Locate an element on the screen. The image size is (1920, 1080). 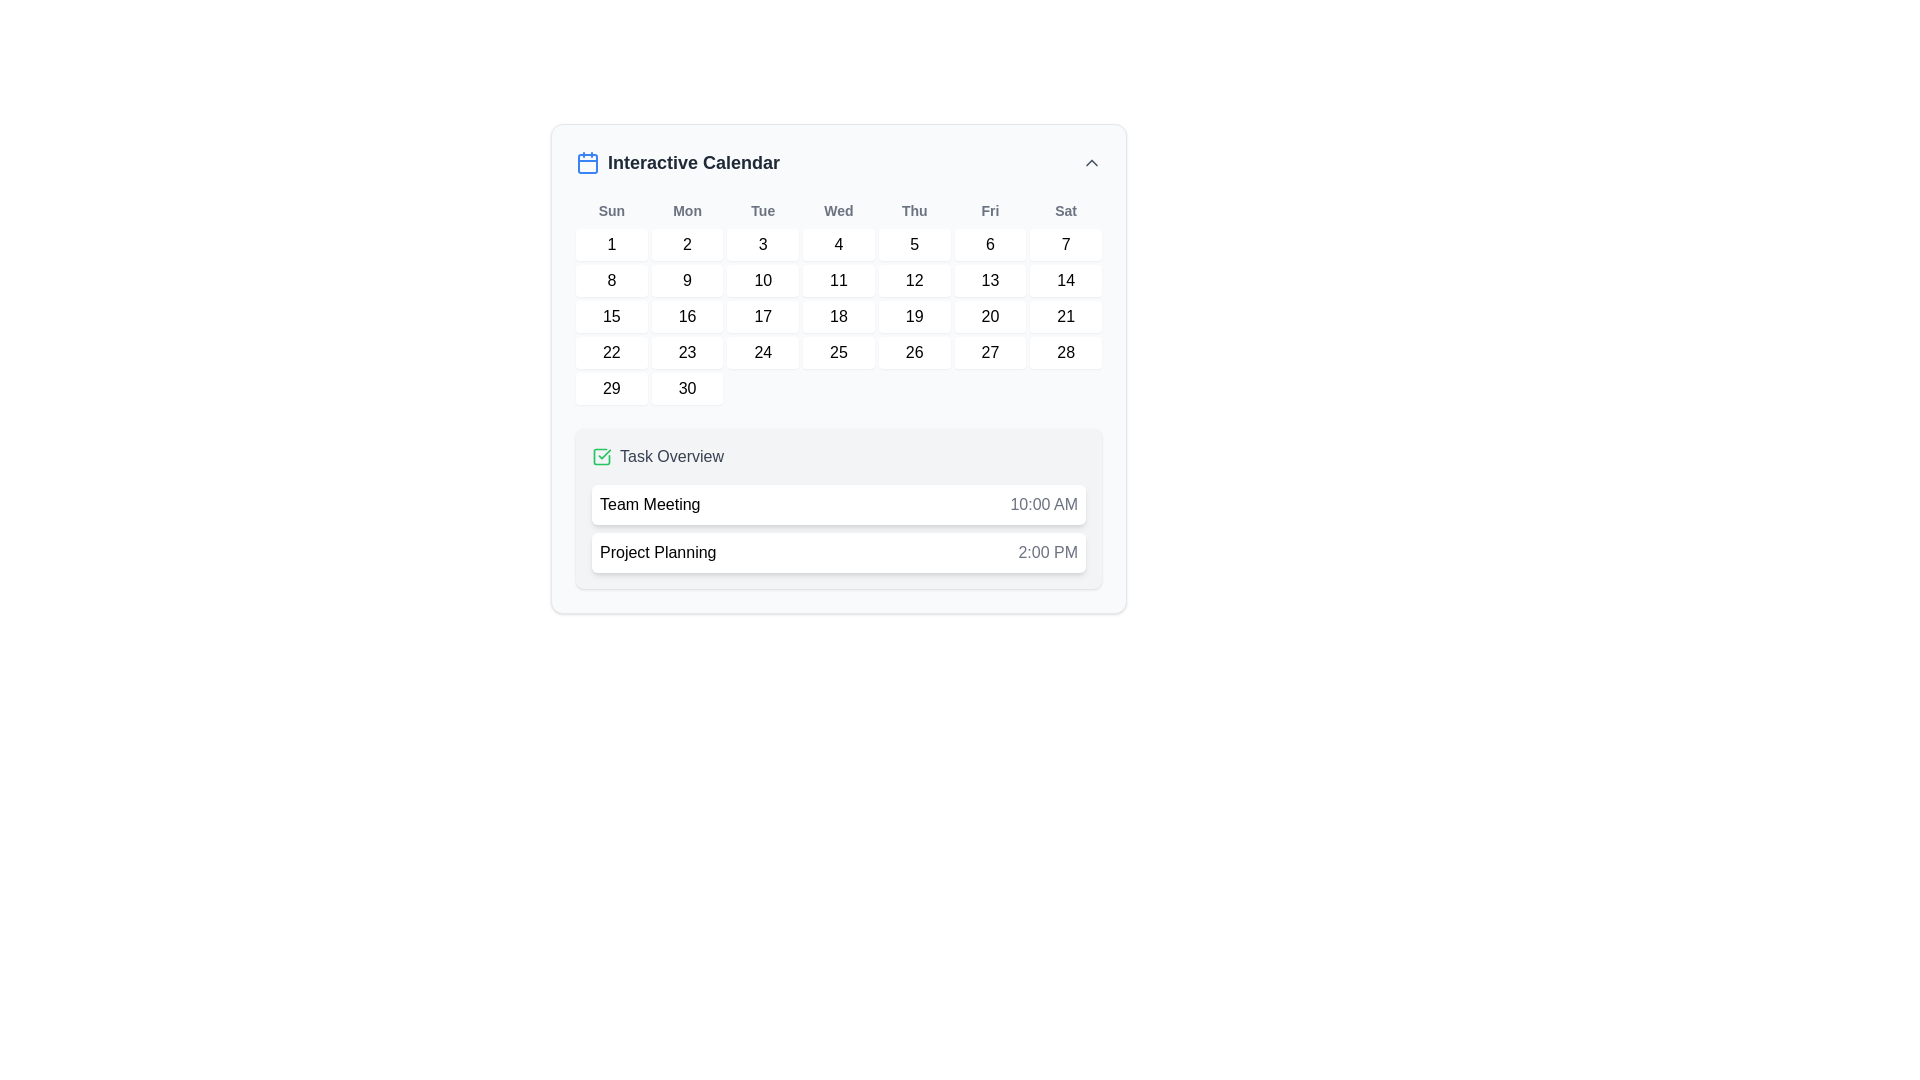
the white, square-shaped button with the number '15' in bold, black text, located in the third row and first column of the calendar grid under 'Interactive Calendar' is located at coordinates (610, 315).